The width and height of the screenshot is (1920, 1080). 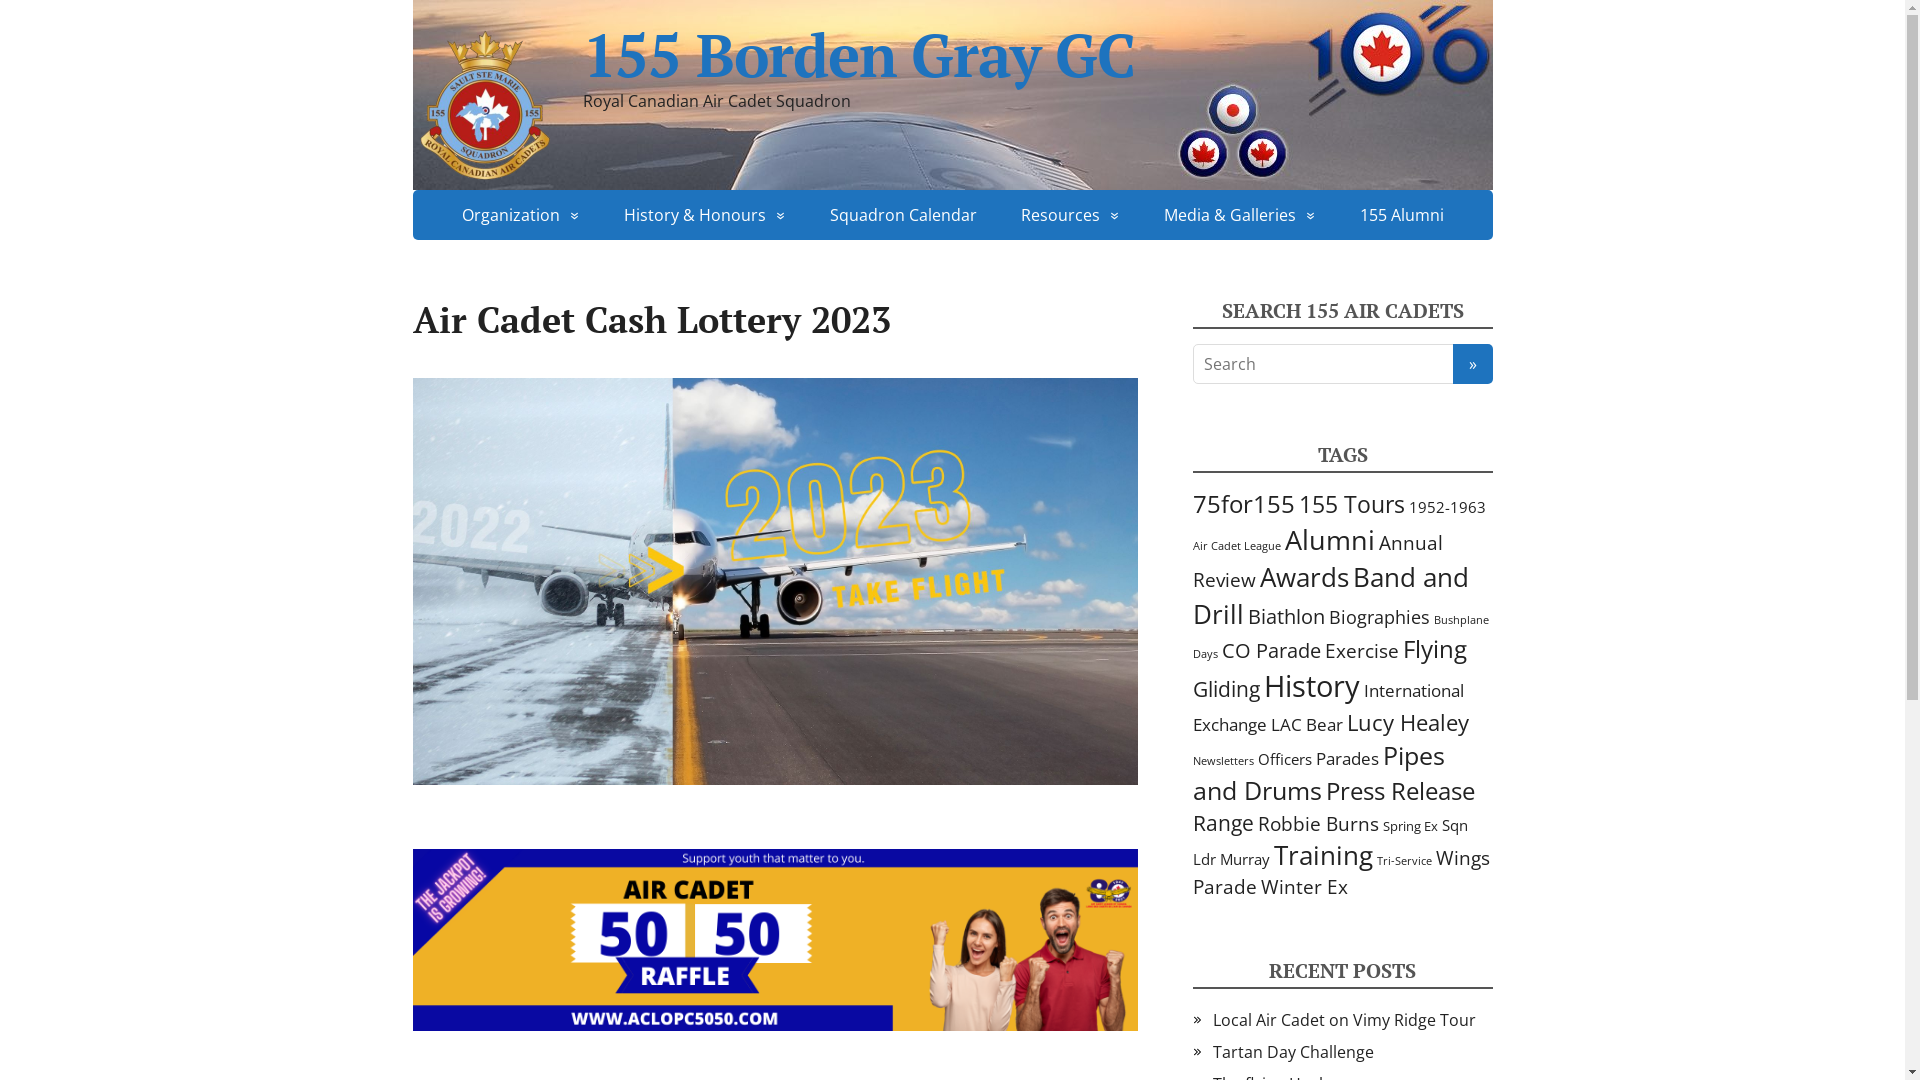 I want to click on 'Exercise', so click(x=1360, y=650).